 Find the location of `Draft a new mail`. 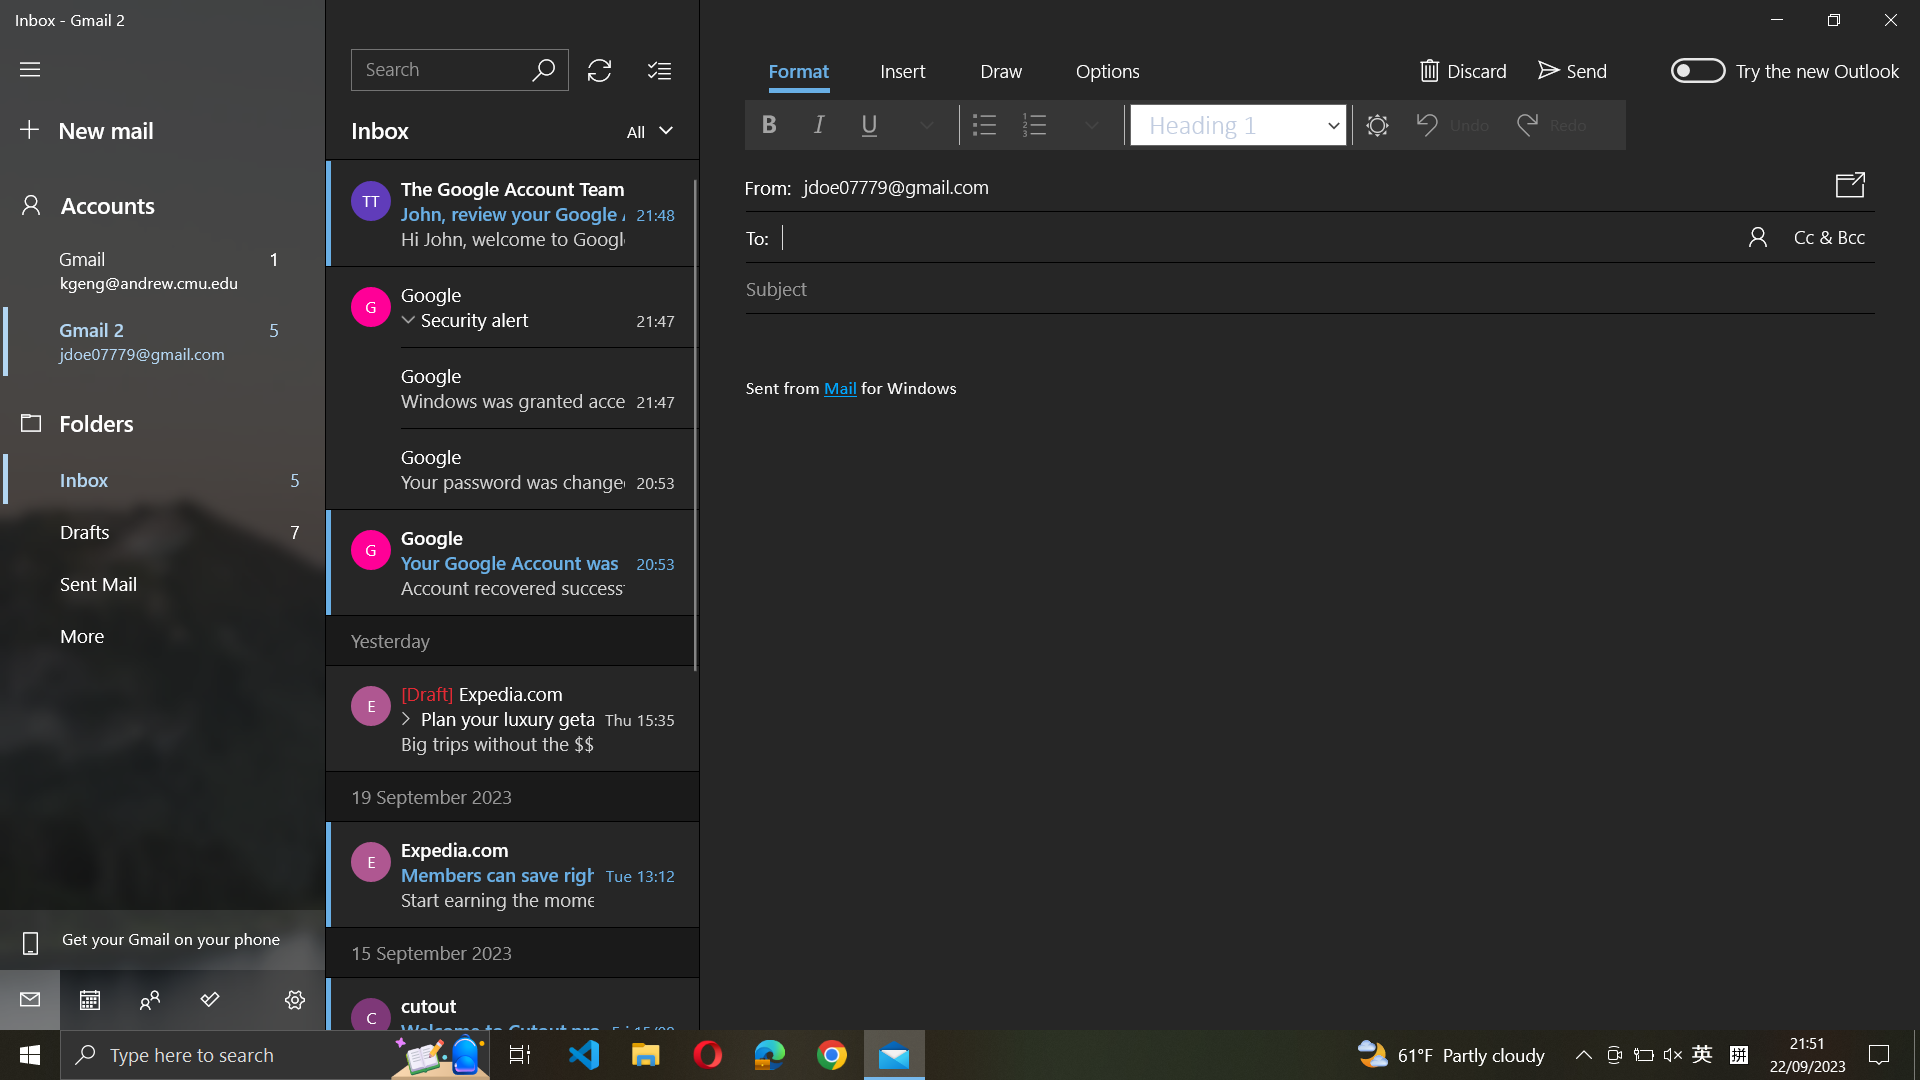

Draft a new mail is located at coordinates (165, 131).